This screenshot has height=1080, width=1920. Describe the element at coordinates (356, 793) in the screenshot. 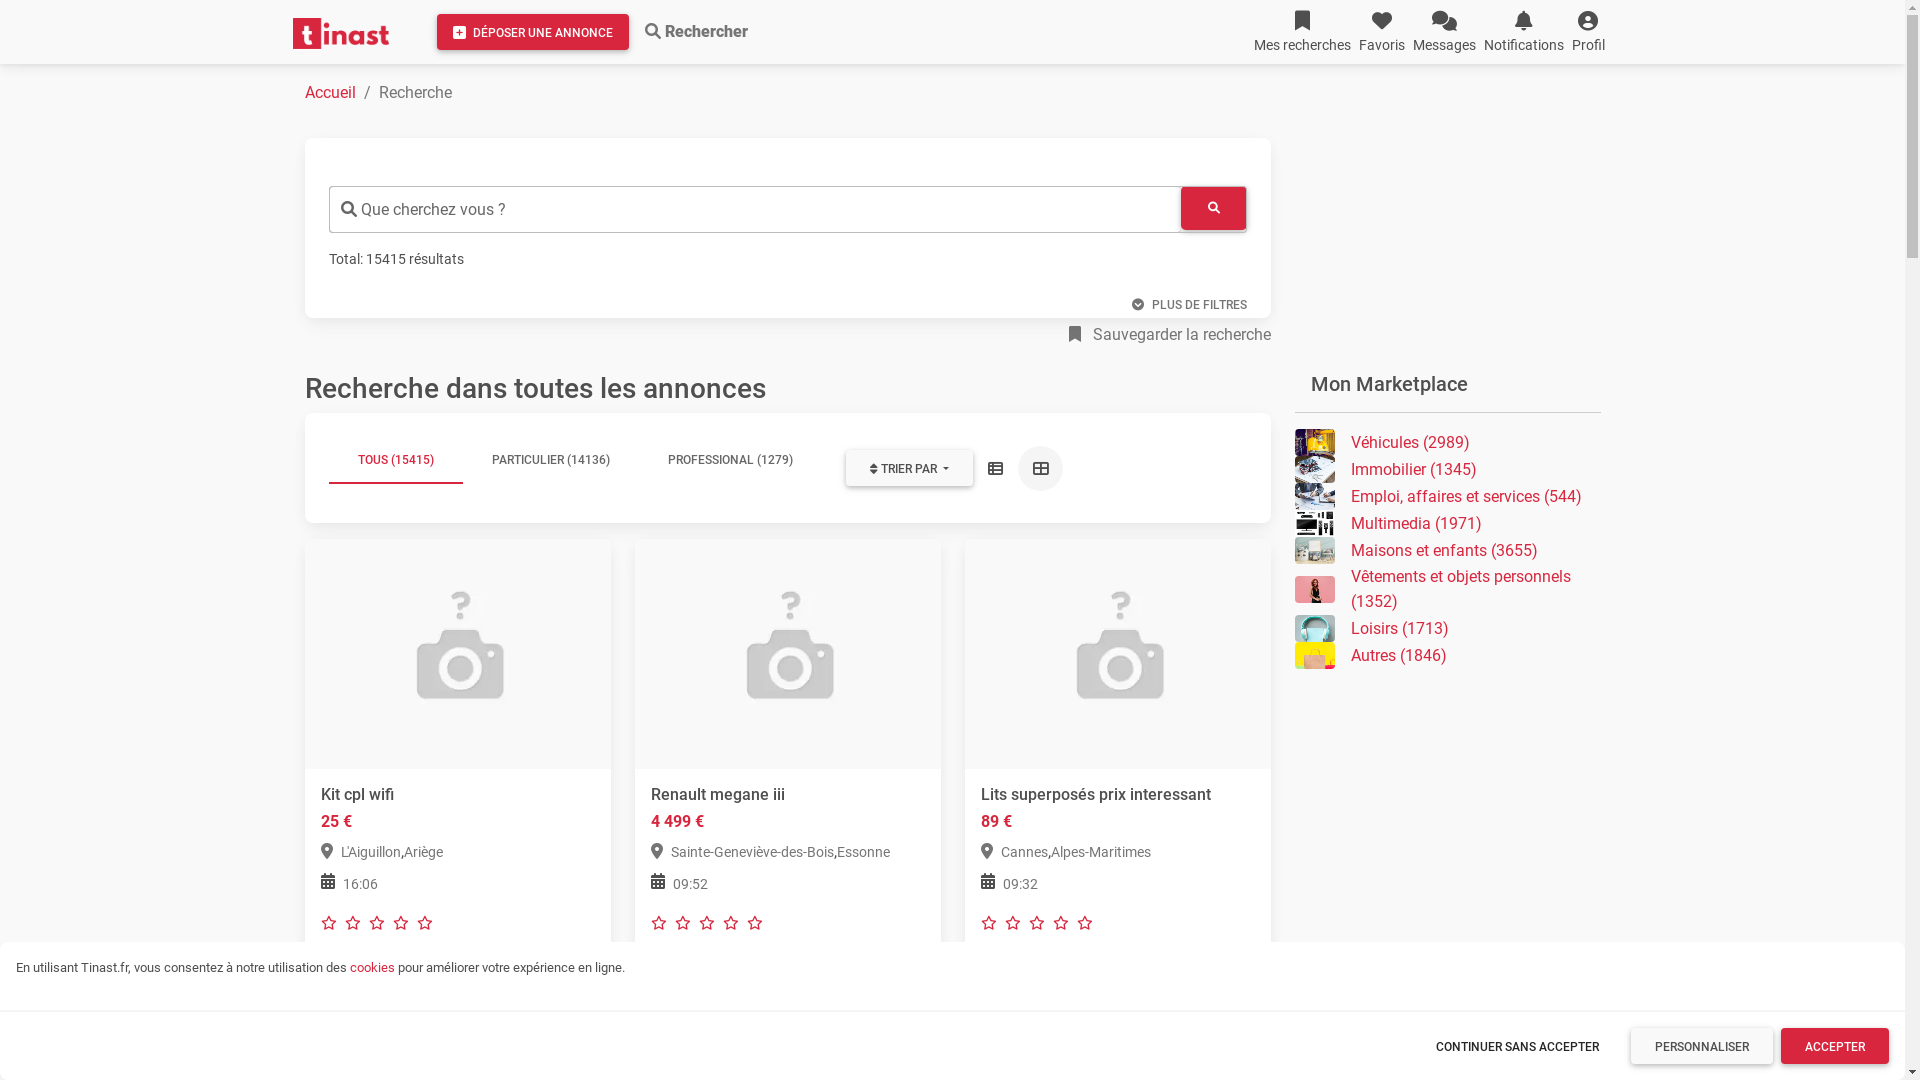

I see `'Kit cpl wifi'` at that location.